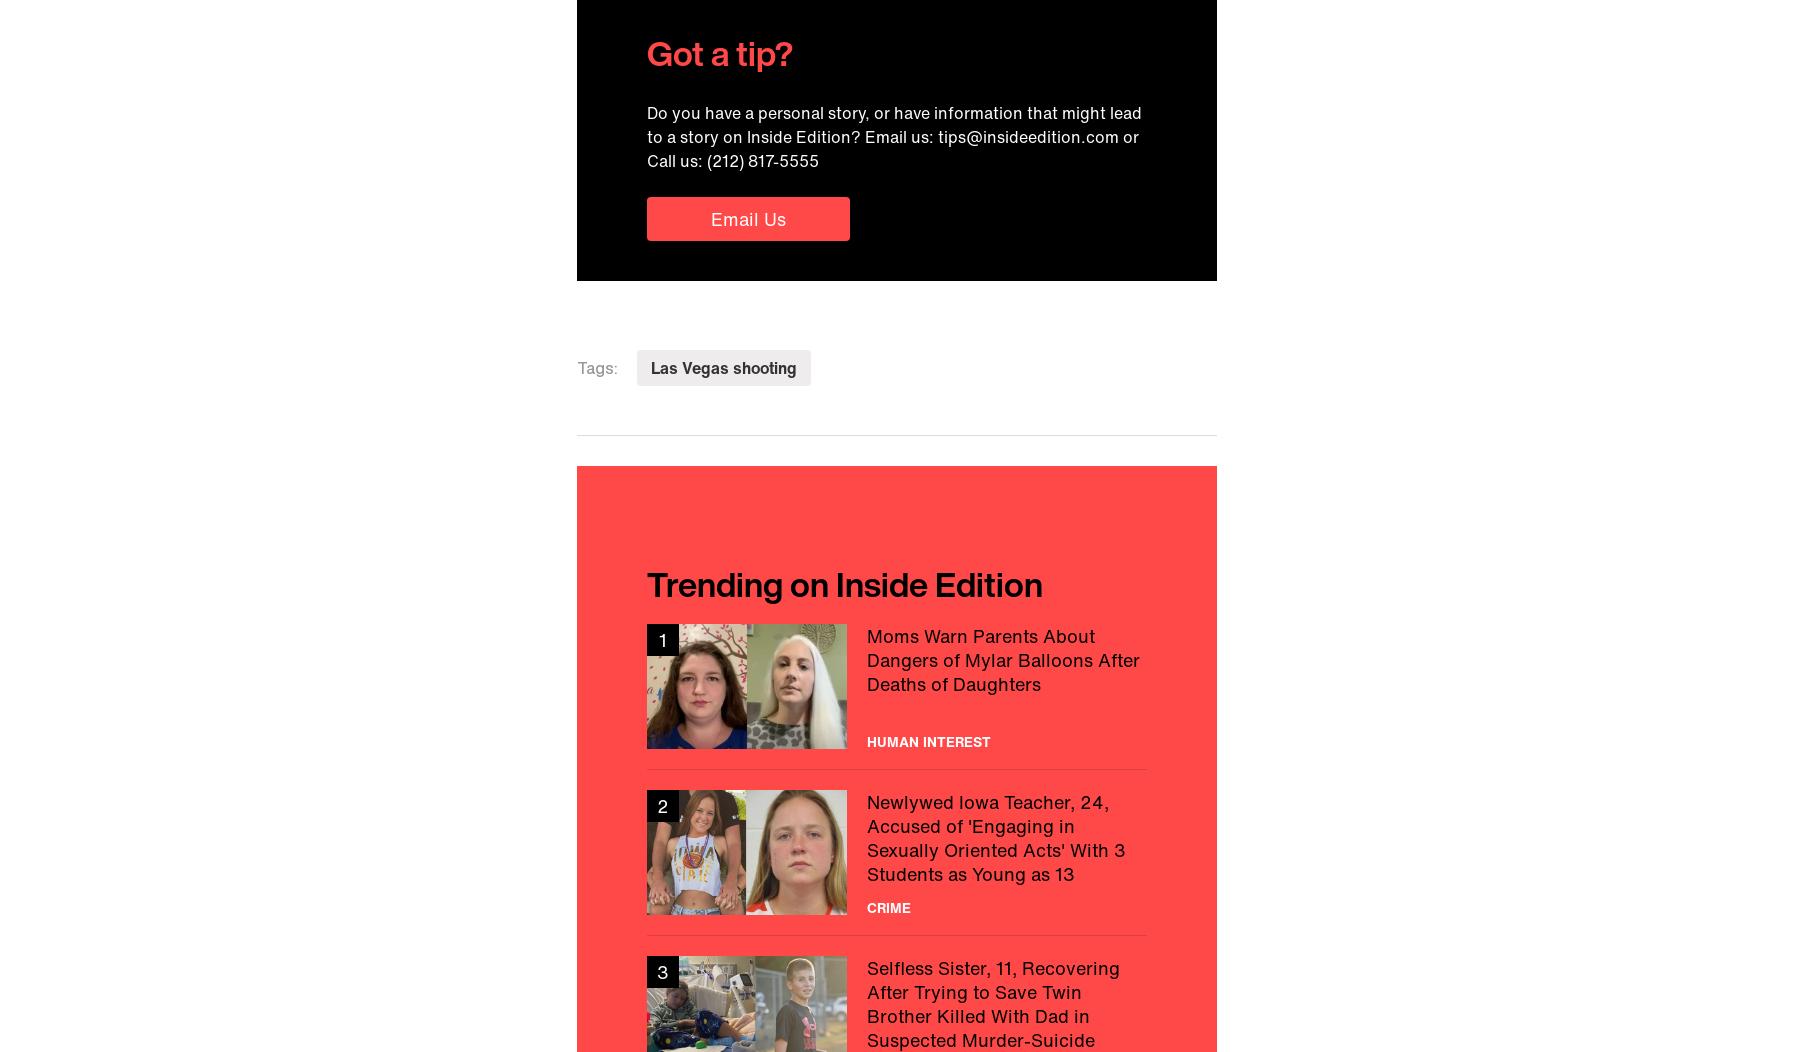 Image resolution: width=1794 pixels, height=1052 pixels. What do you see at coordinates (893, 147) in the screenshot?
I see `'or Call us:'` at bounding box center [893, 147].